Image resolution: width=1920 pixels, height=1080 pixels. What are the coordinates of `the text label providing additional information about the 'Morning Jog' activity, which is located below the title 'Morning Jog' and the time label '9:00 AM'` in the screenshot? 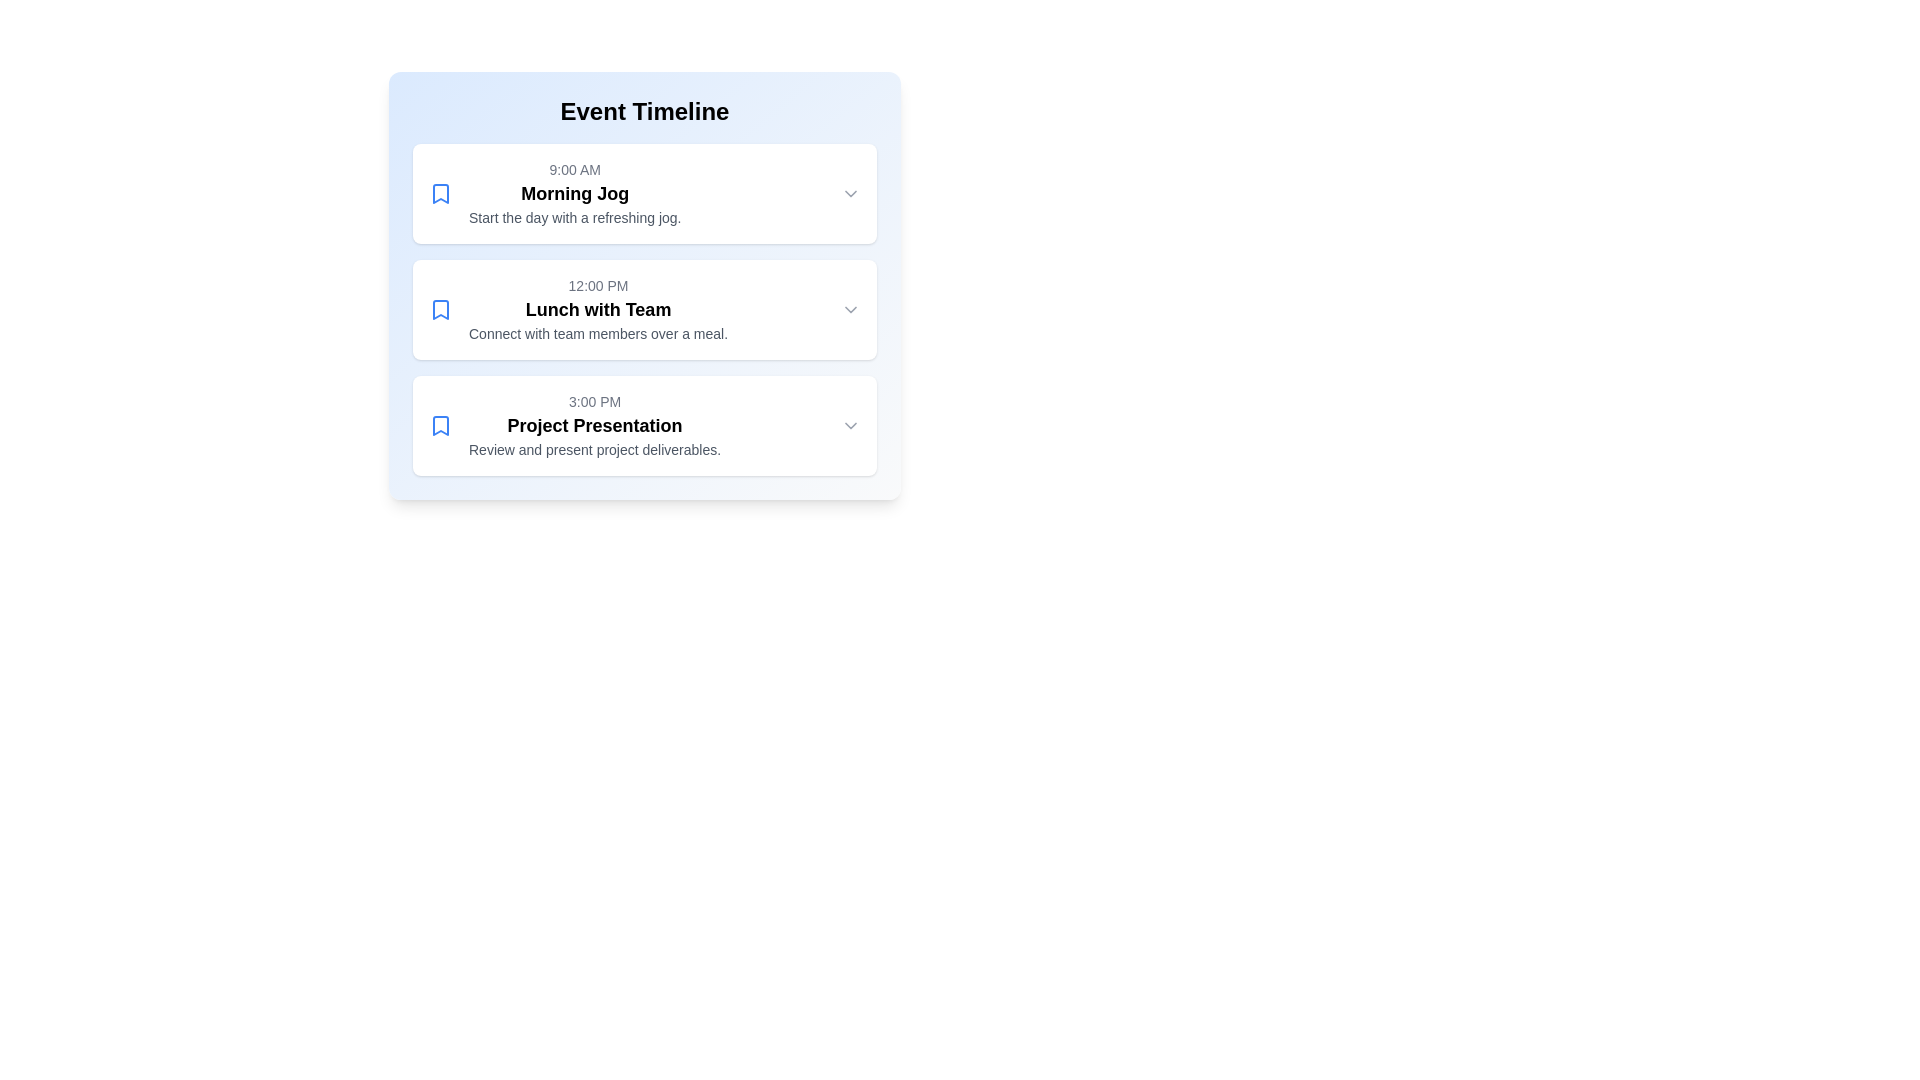 It's located at (574, 218).